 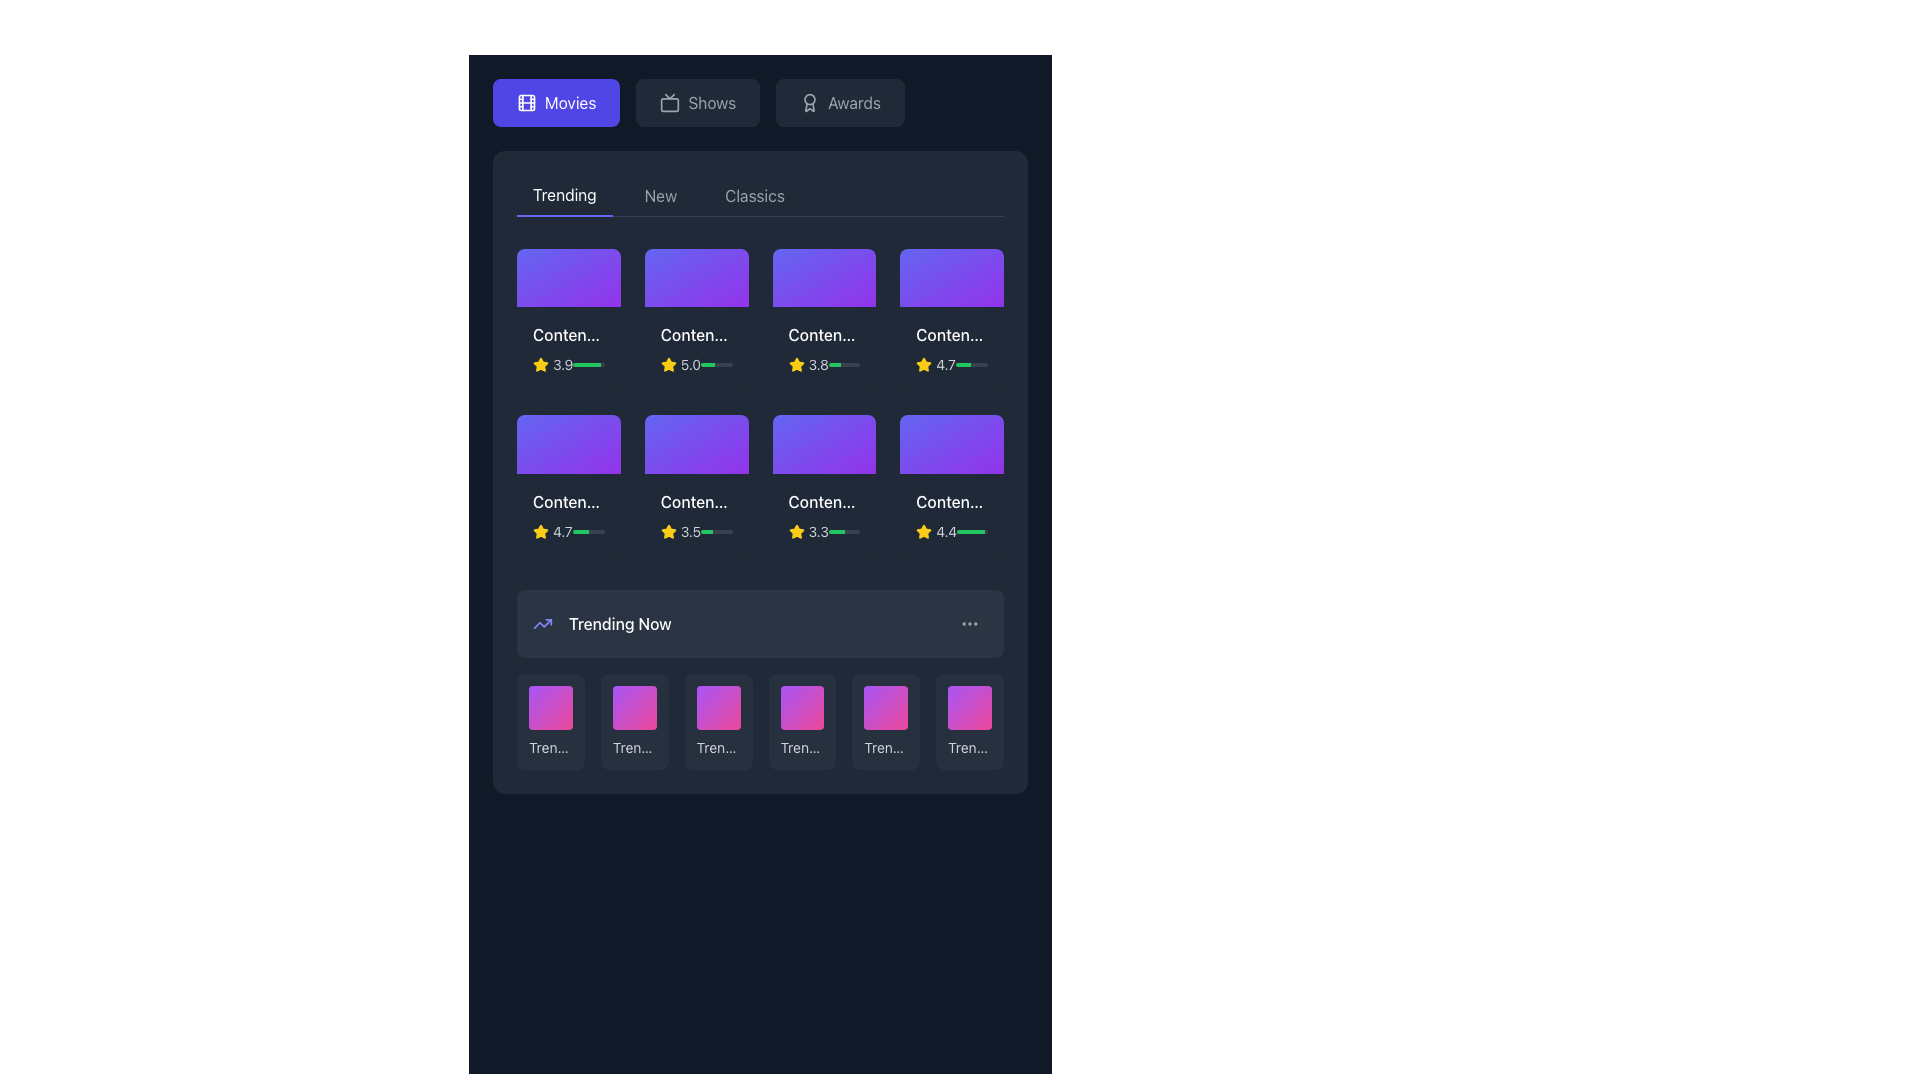 I want to click on the 'Trending' tab navigation button, which is the first option within the tab group at the top of the section, so click(x=563, y=196).